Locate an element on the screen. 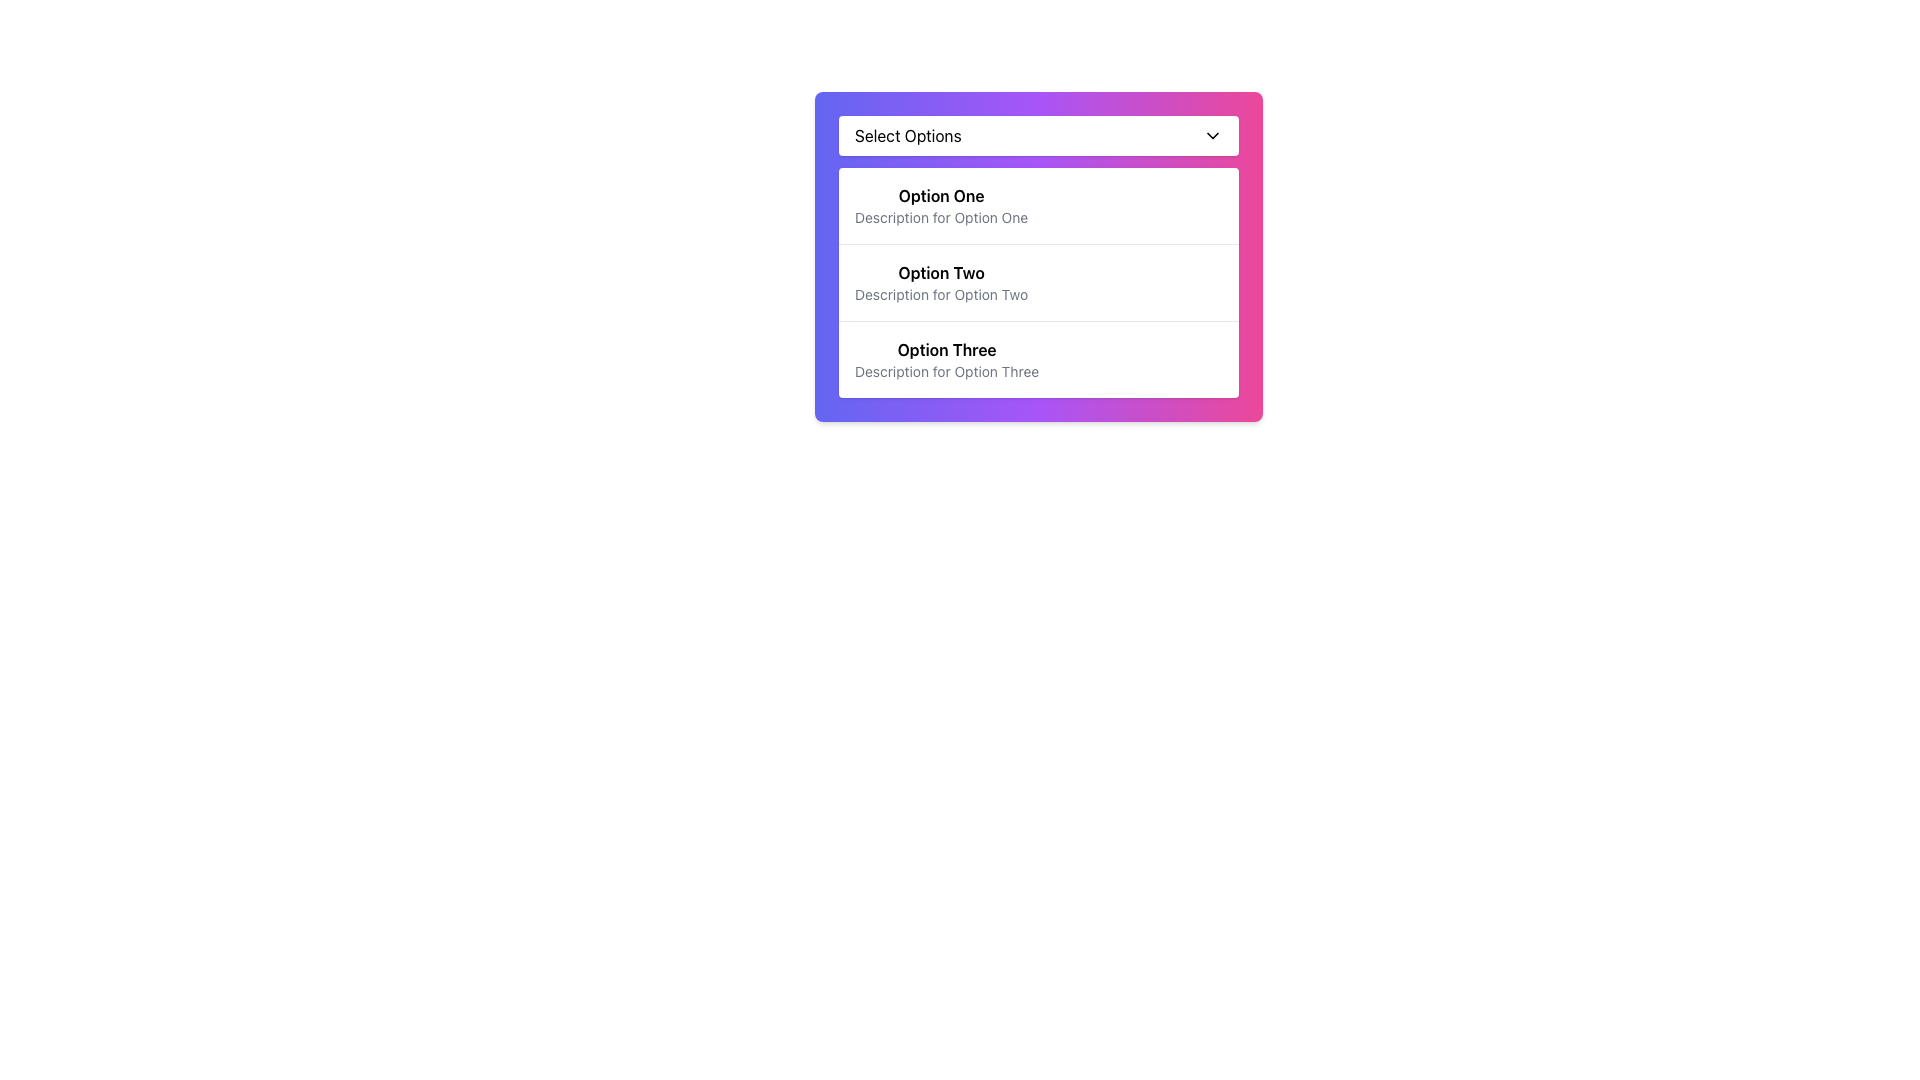 The width and height of the screenshot is (1920, 1080). the text label displaying 'Description for Option Three', which is located directly below 'Option Three' in the dropdown list is located at coordinates (946, 371).